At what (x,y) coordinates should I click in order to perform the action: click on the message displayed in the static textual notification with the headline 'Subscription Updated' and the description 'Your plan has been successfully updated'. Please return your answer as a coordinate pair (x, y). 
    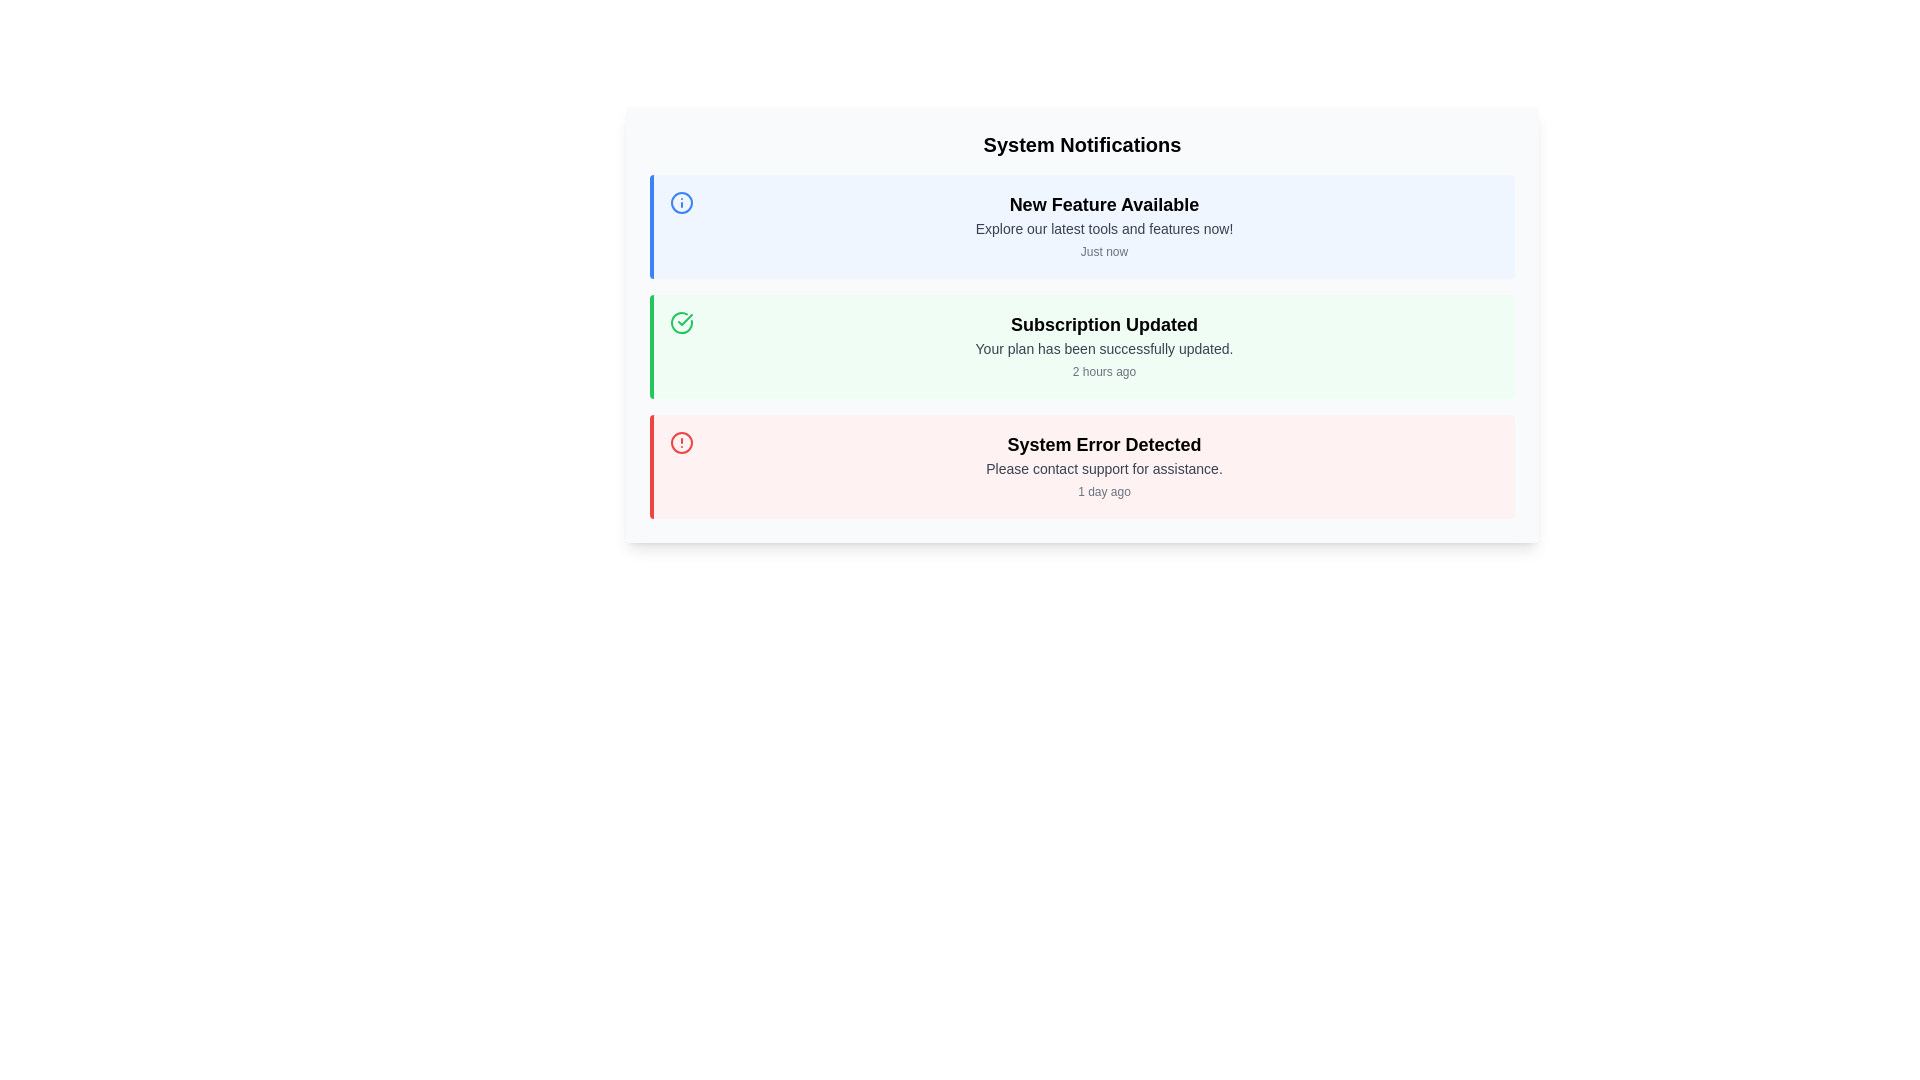
    Looking at the image, I should click on (1103, 346).